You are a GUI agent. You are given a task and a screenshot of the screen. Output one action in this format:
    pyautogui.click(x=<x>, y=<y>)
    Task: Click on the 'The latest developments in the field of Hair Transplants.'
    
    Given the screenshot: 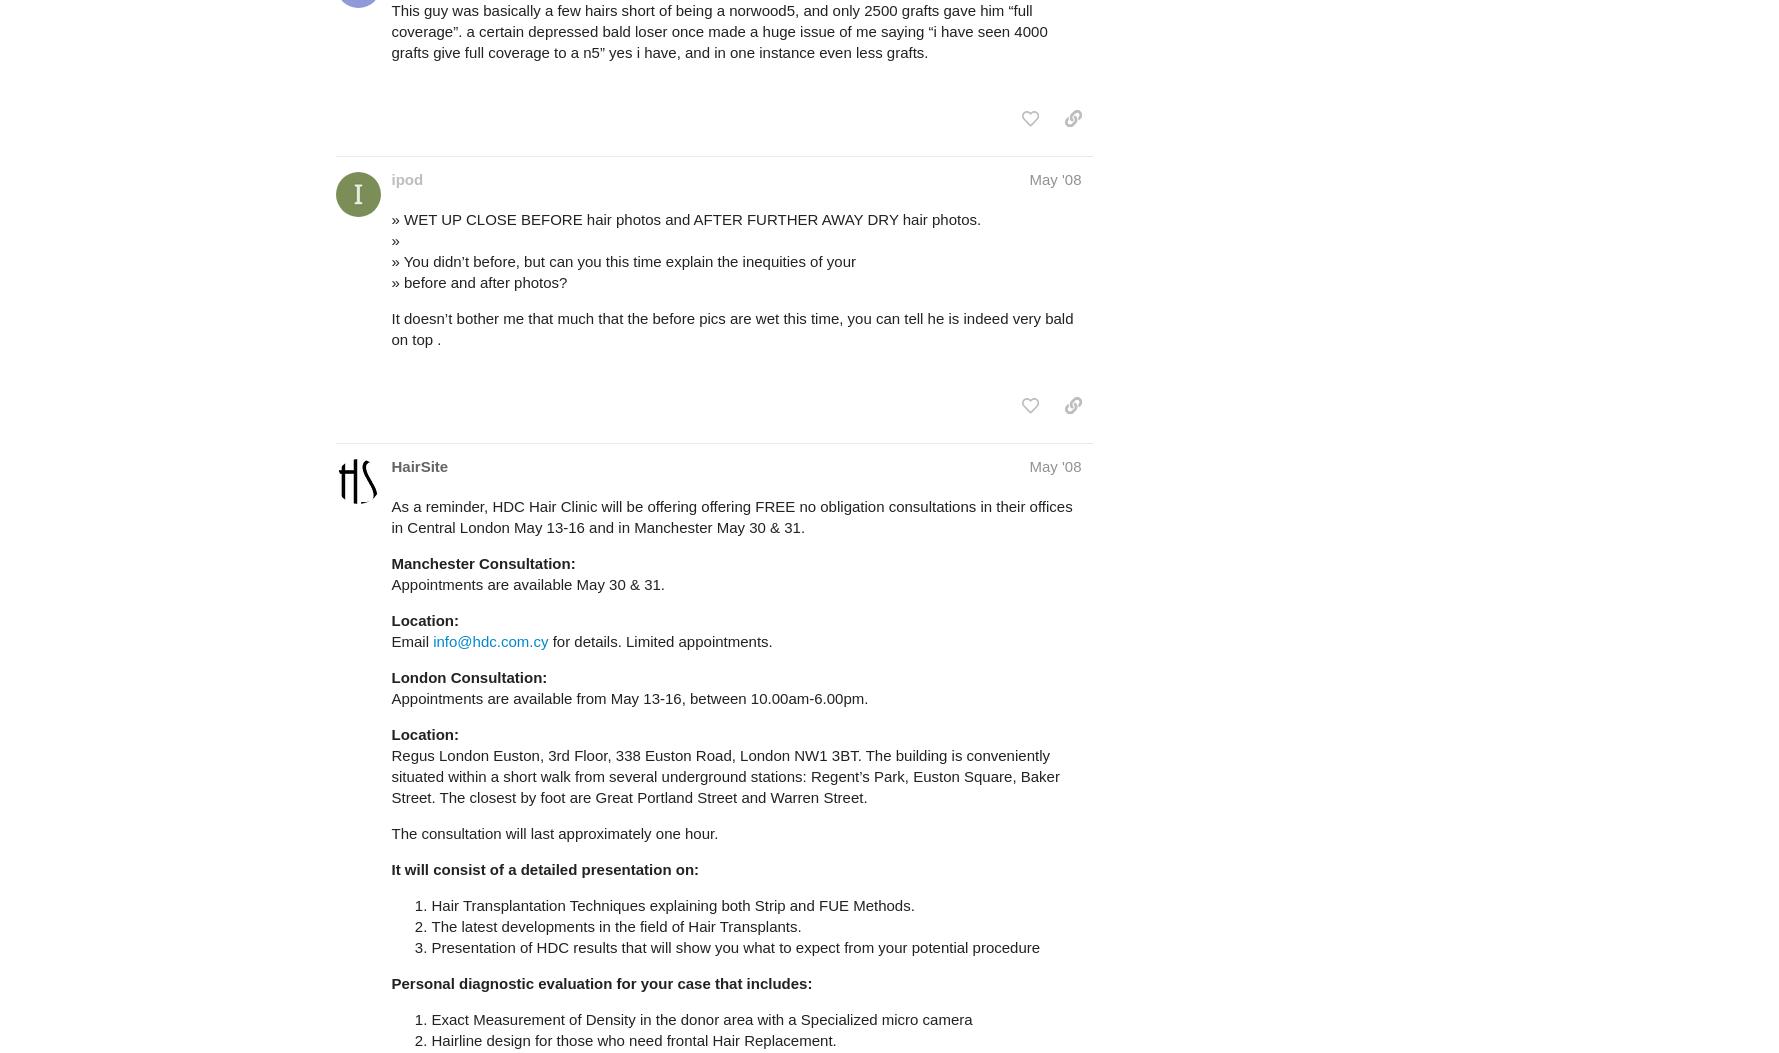 What is the action you would take?
    pyautogui.click(x=616, y=925)
    